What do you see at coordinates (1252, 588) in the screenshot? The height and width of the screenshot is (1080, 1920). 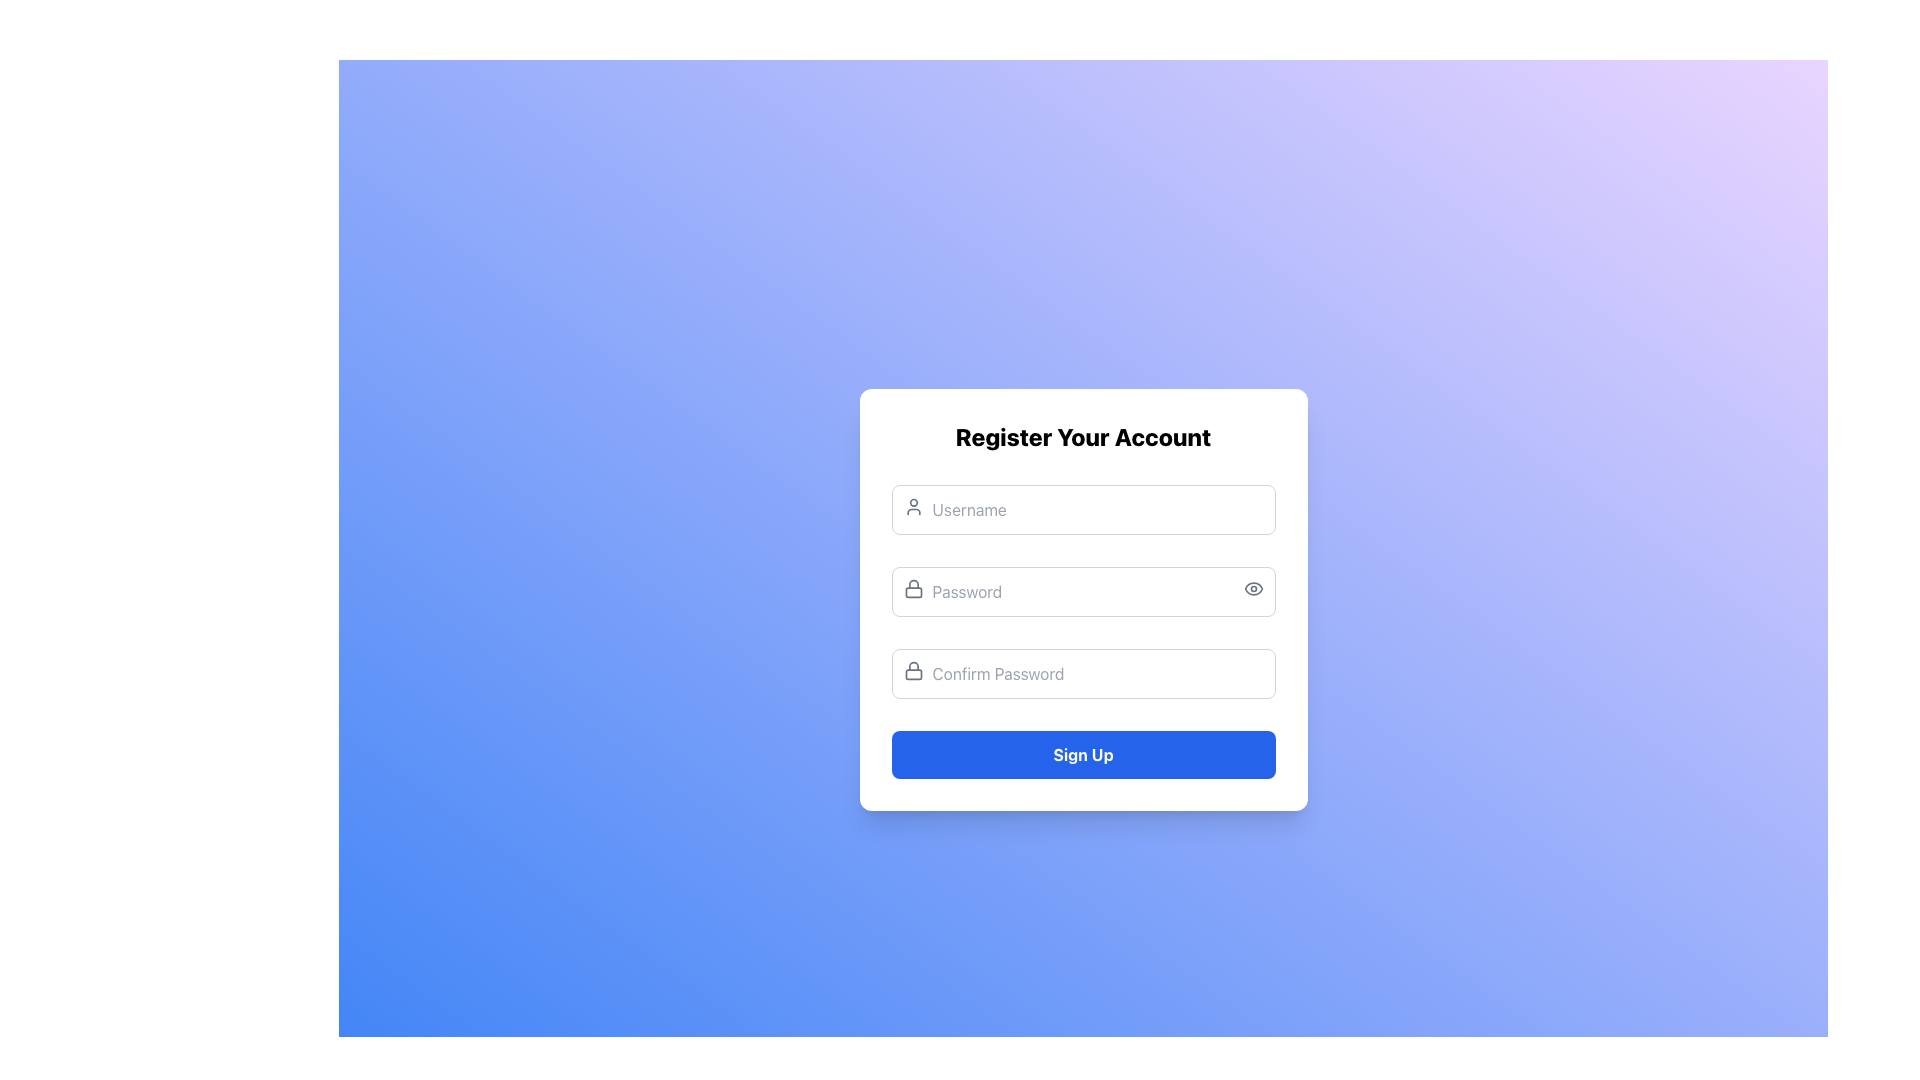 I see `the visibility toggle button associated with the password input field located at the right end of the input box in the second row of the form` at bounding box center [1252, 588].